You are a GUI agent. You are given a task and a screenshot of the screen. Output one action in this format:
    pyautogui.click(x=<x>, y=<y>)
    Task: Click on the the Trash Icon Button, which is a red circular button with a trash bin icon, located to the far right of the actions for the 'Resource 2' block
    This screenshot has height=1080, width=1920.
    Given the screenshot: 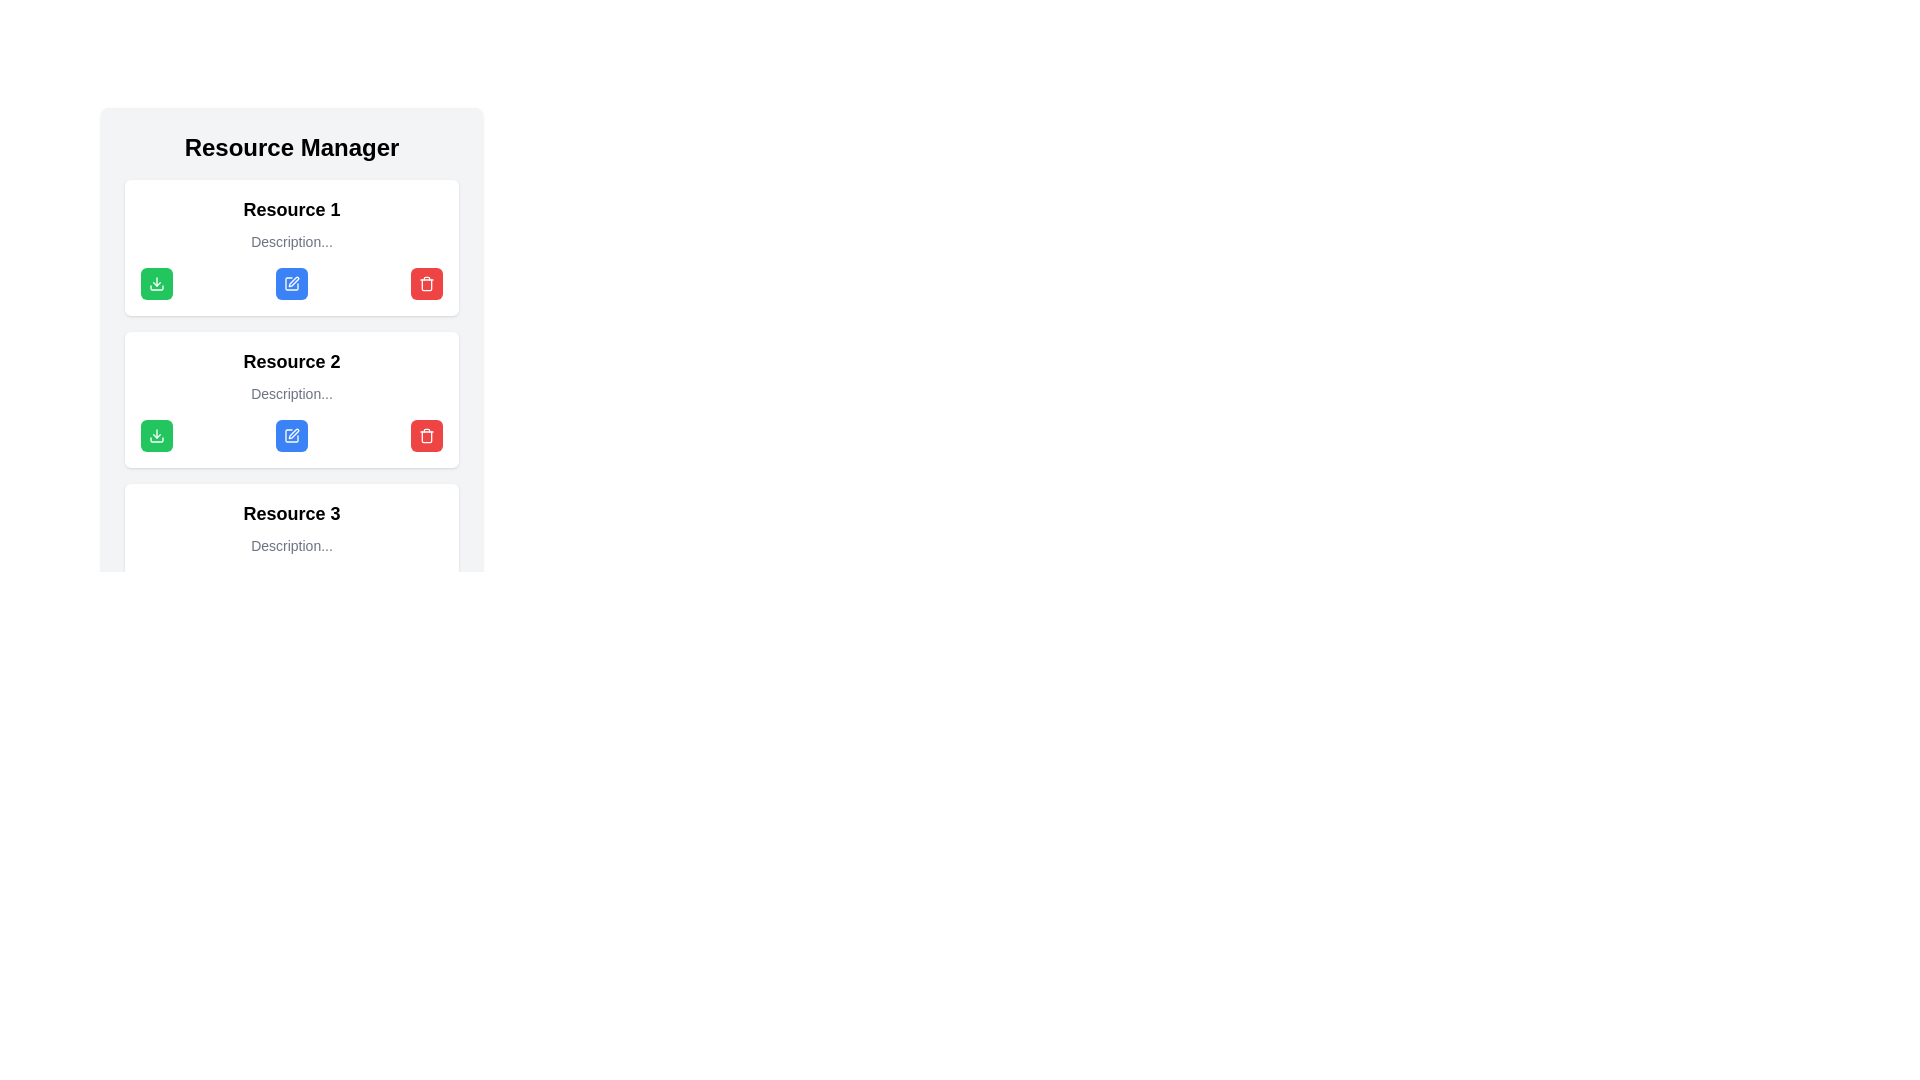 What is the action you would take?
    pyautogui.click(x=426, y=434)
    